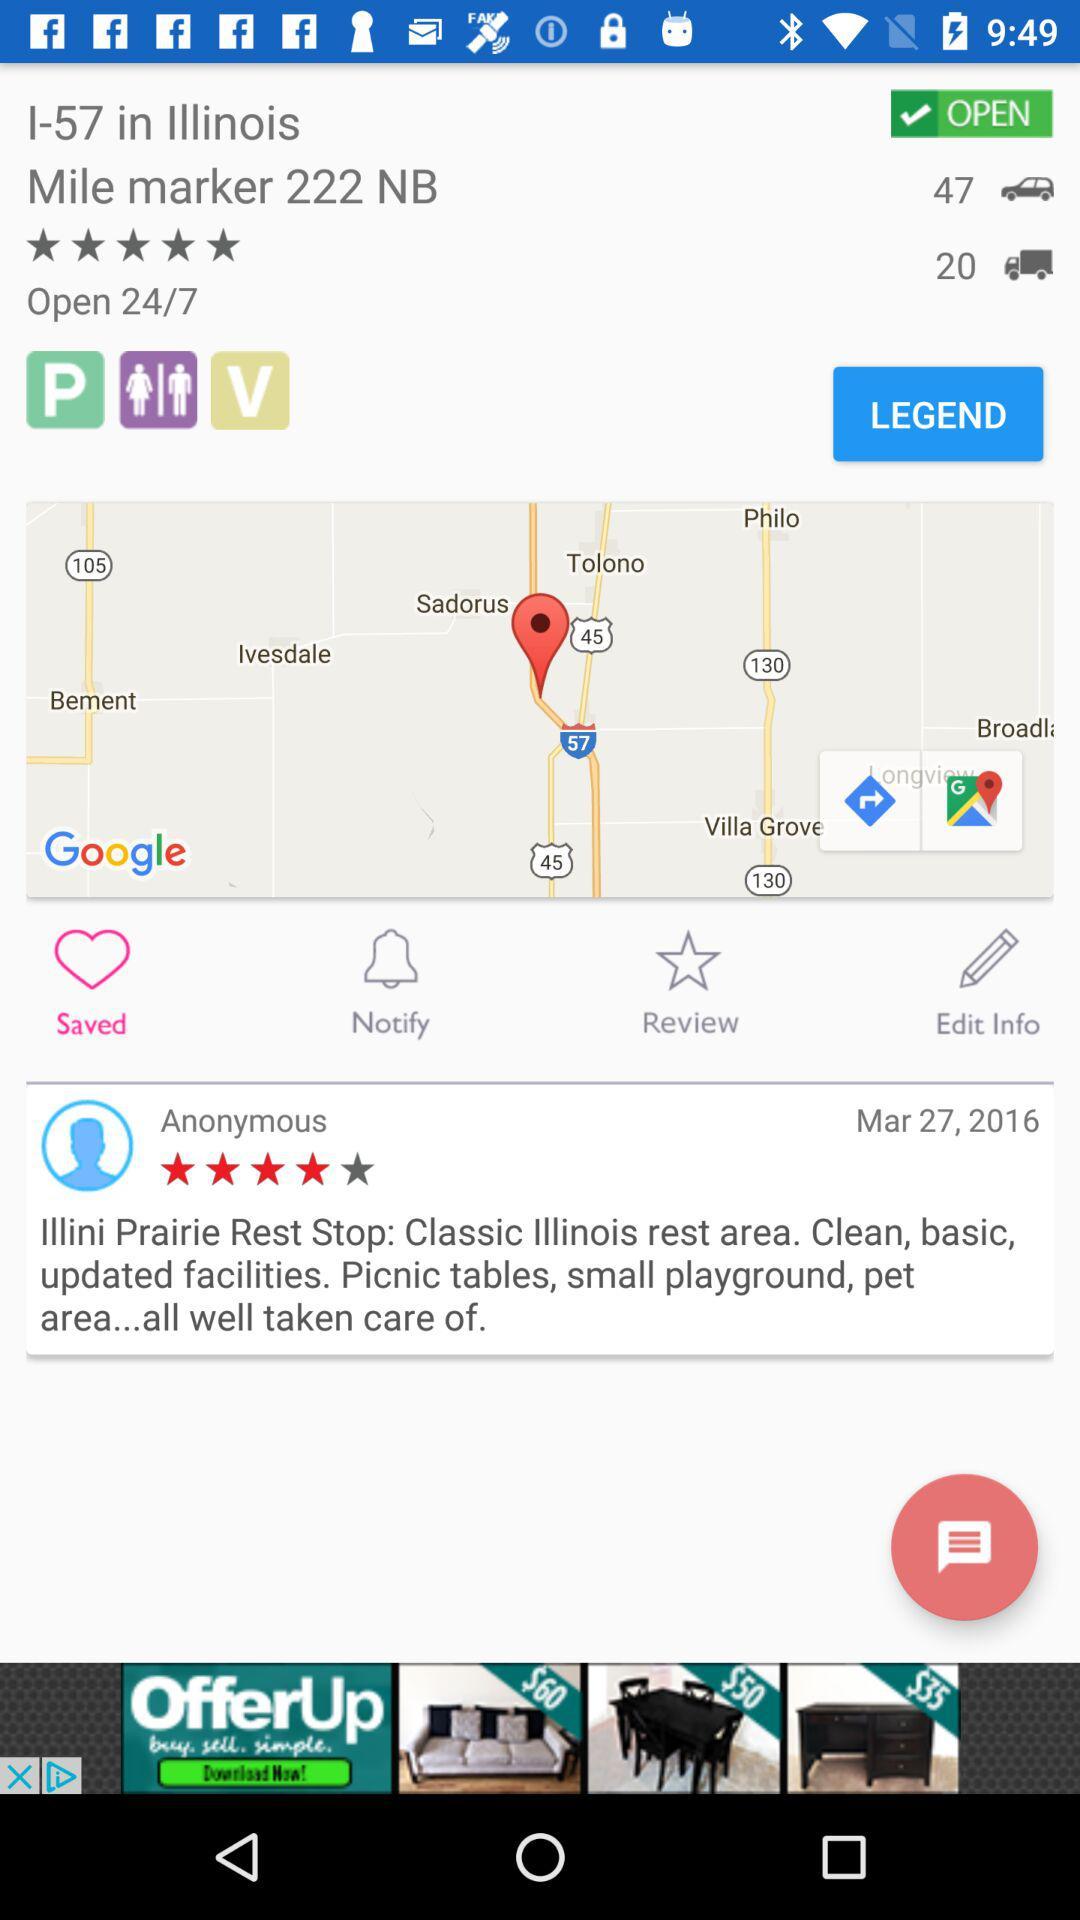 The image size is (1080, 1920). I want to click on saved button, so click(91, 982).